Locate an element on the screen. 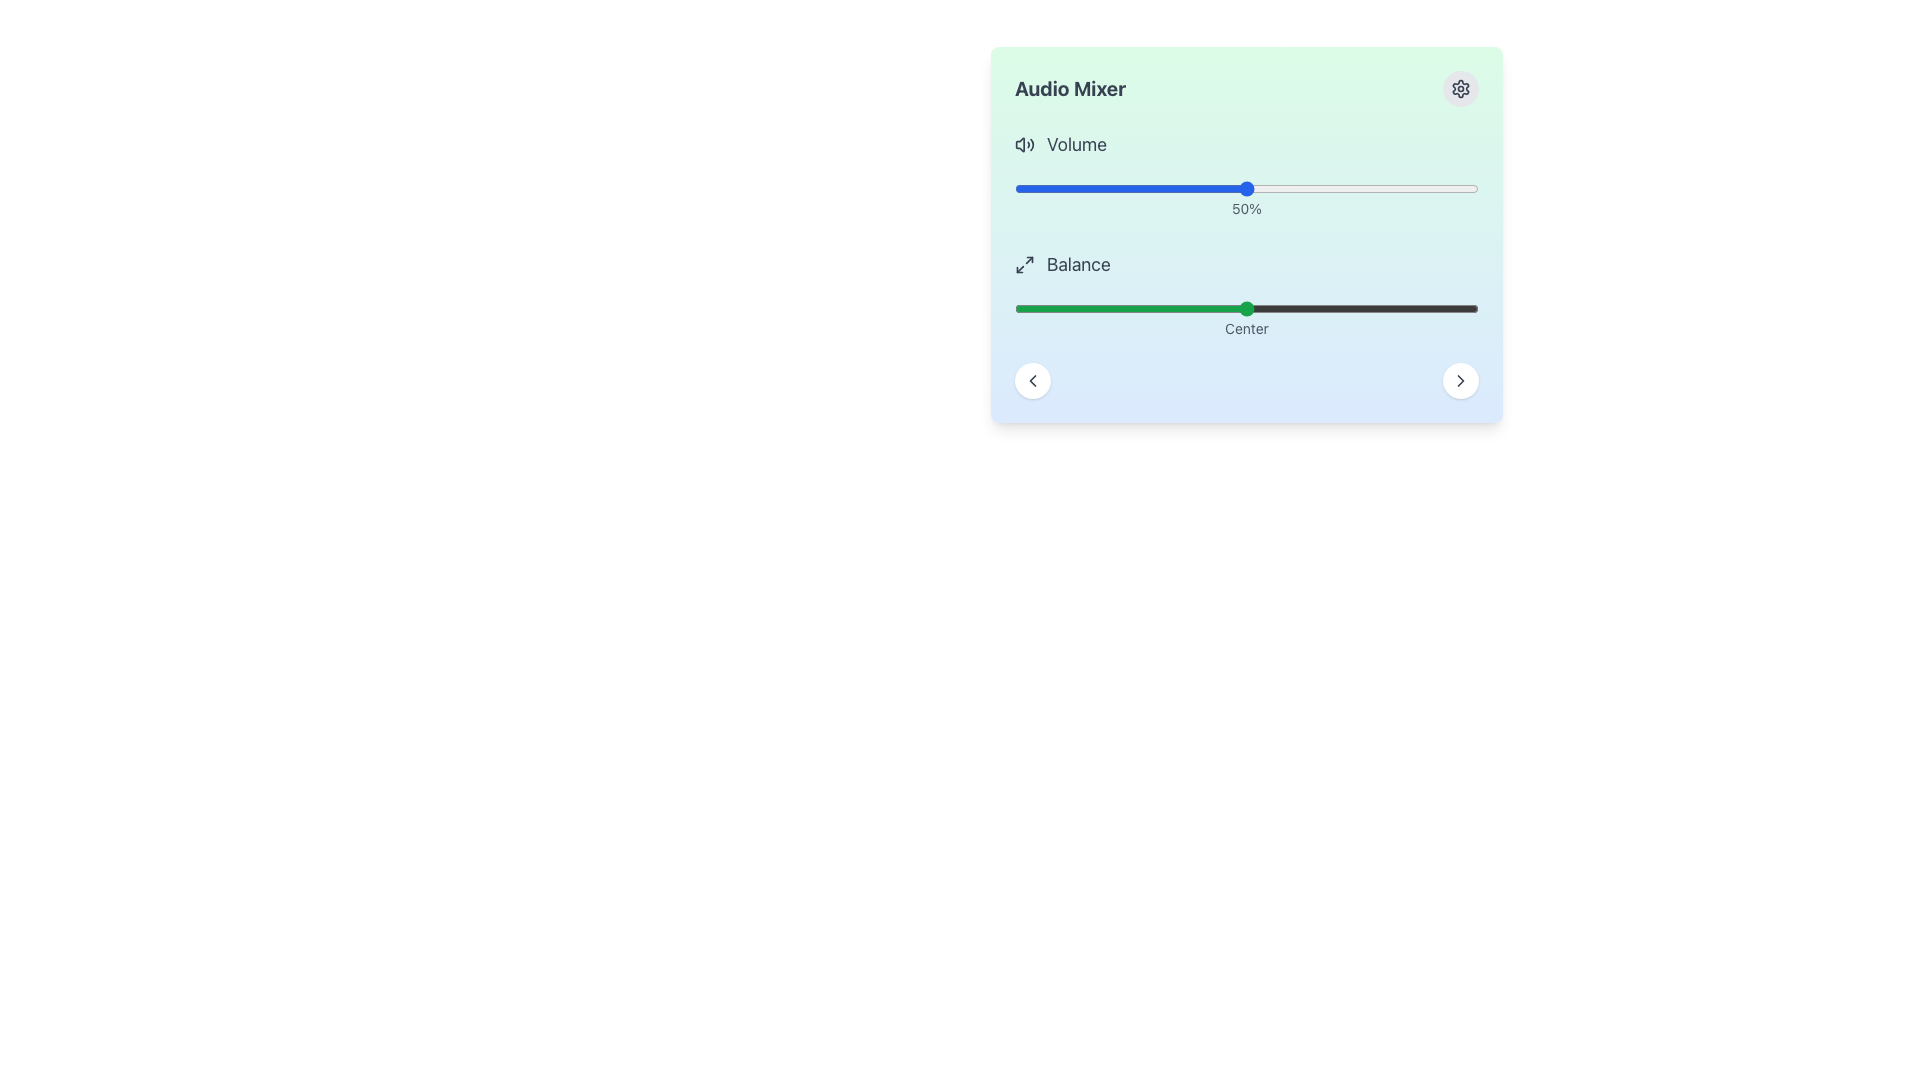  balance is located at coordinates (1195, 308).